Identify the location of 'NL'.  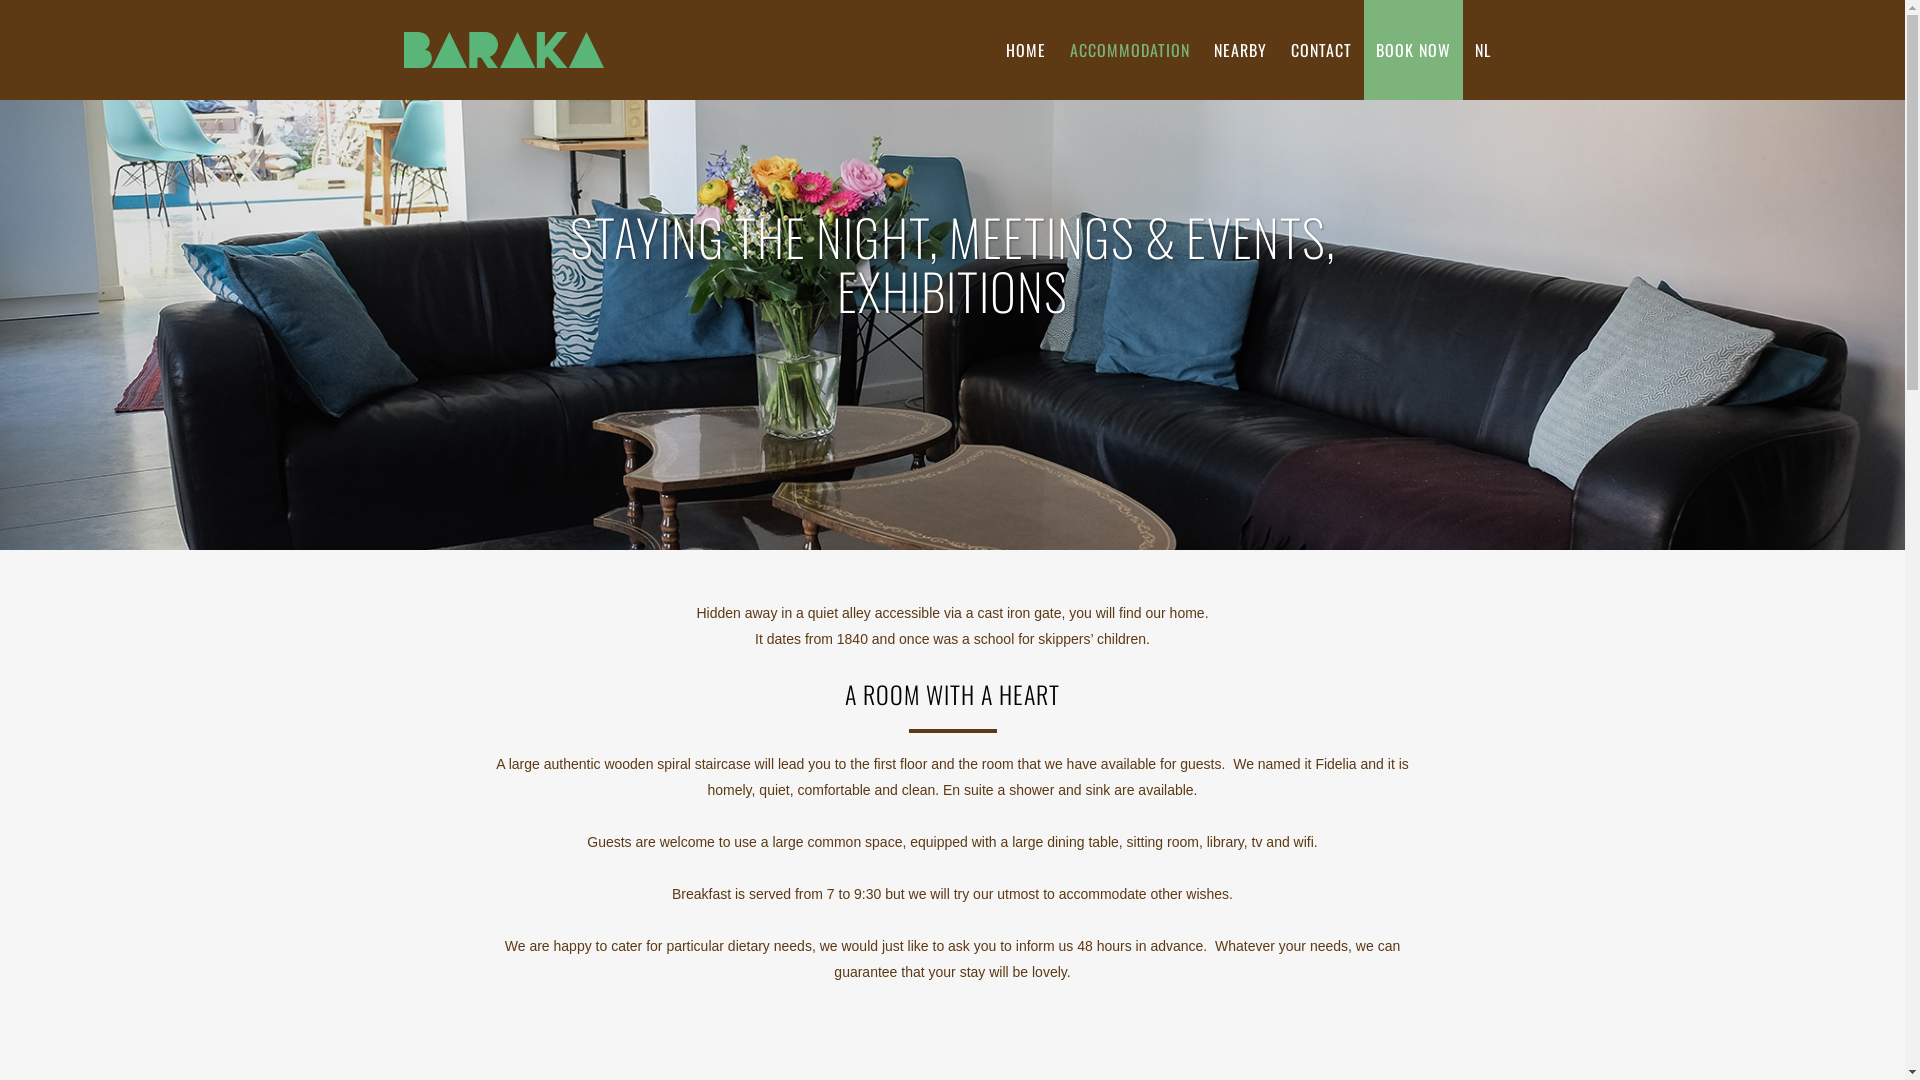
(1482, 49).